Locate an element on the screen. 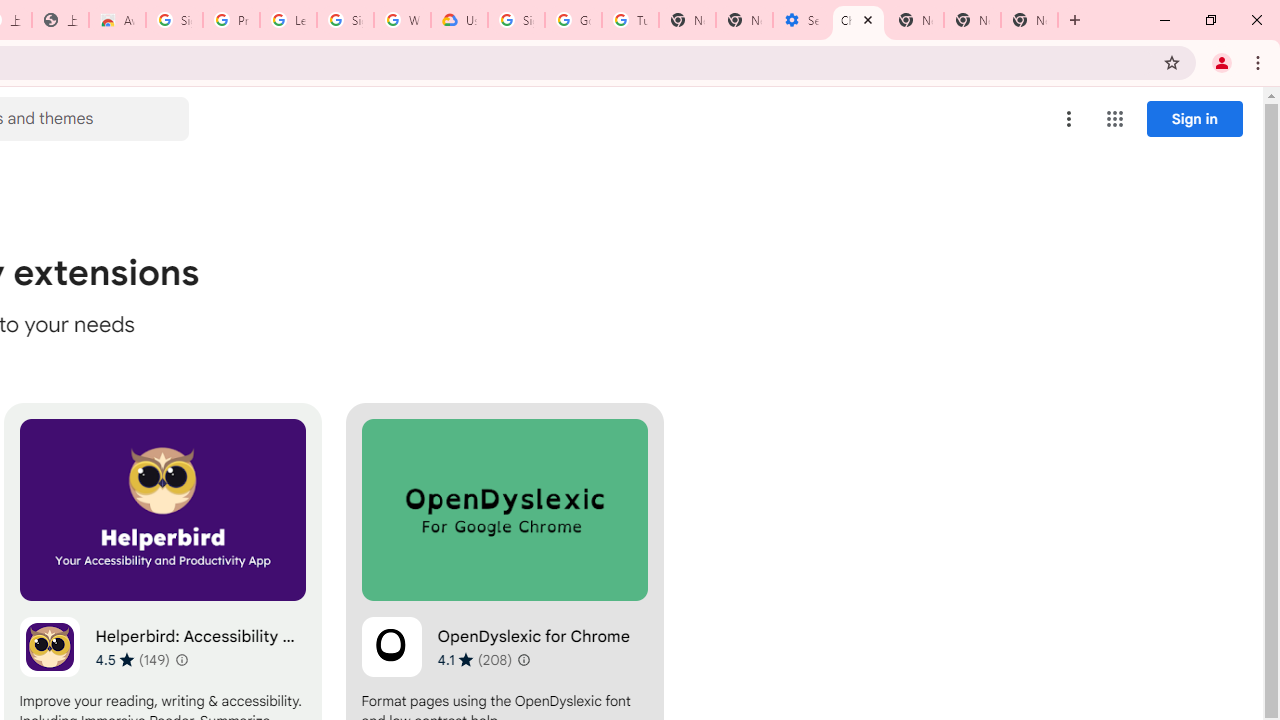 The width and height of the screenshot is (1280, 720). 'New Tab' is located at coordinates (1029, 20).